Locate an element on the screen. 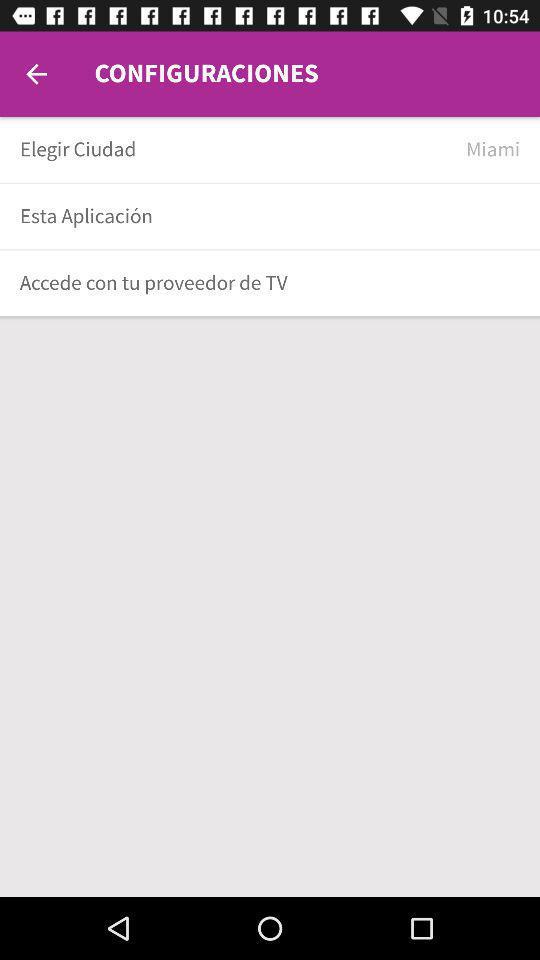 Image resolution: width=540 pixels, height=960 pixels. the elegir ciudad icon is located at coordinates (235, 148).